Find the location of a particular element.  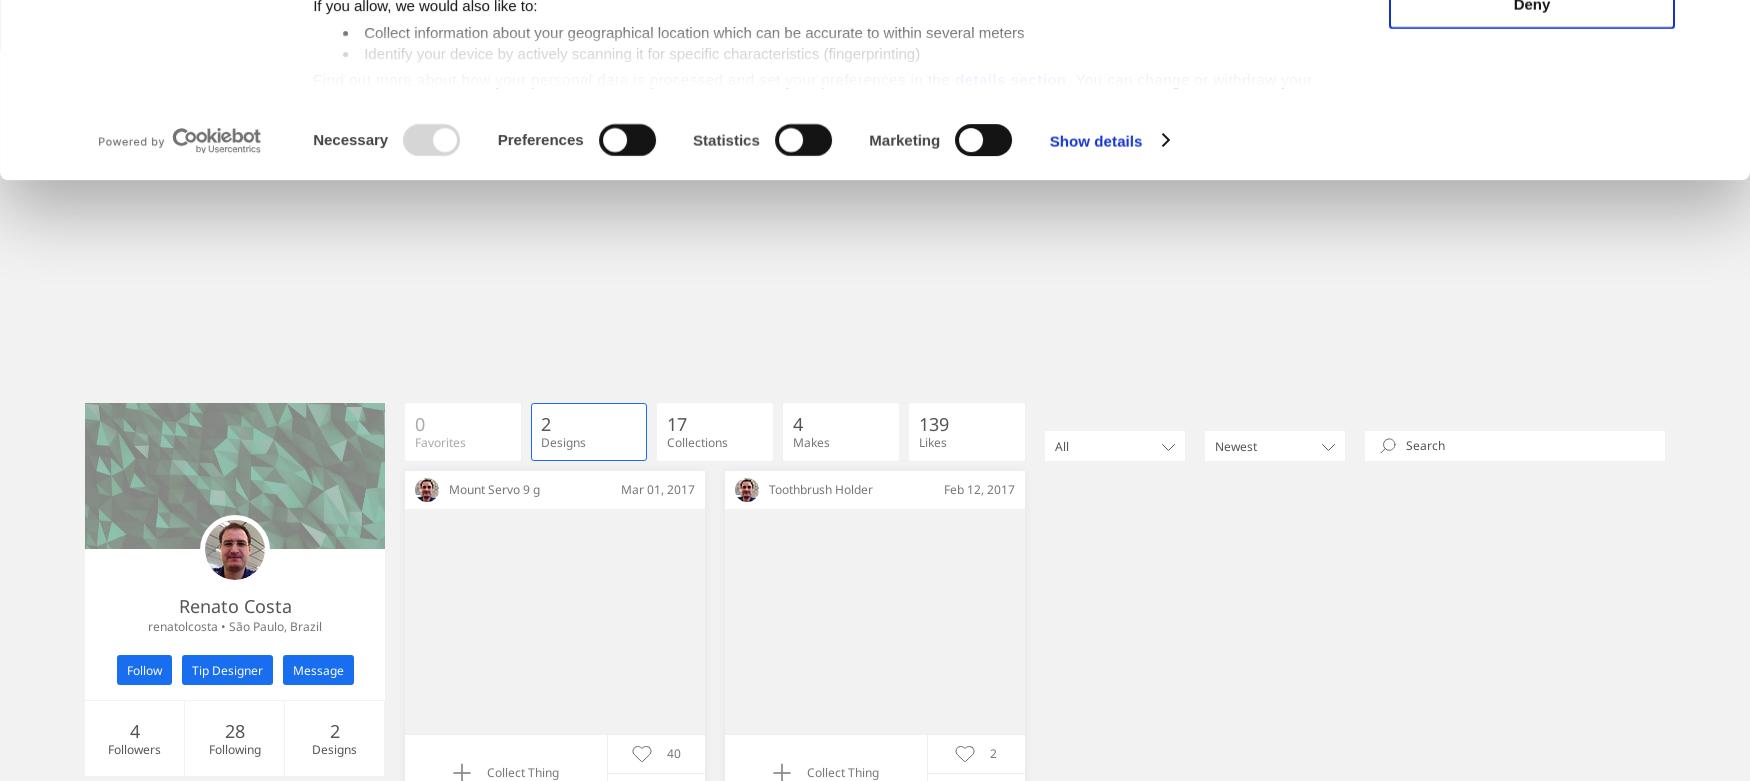

'Mount Servo 9 g' is located at coordinates (494, 488).